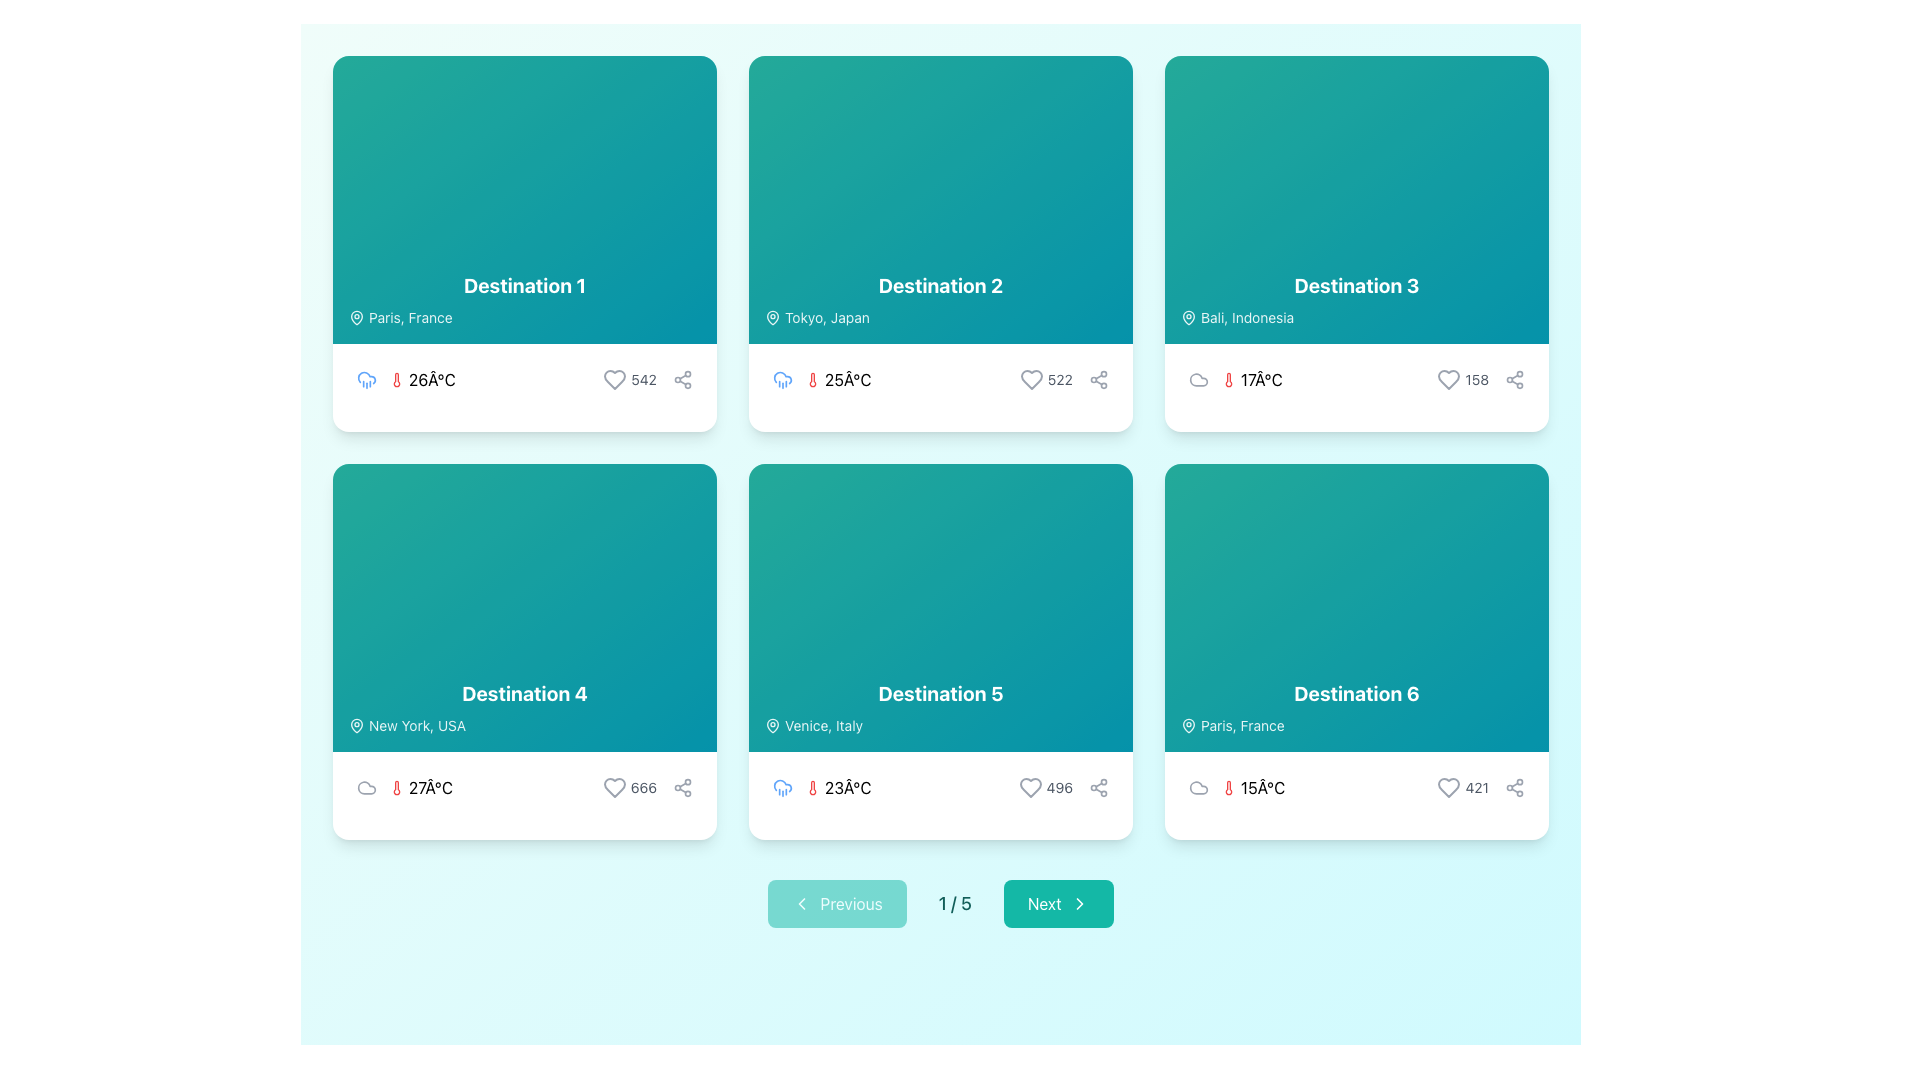 The image size is (1920, 1080). What do you see at coordinates (1058, 786) in the screenshot?
I see `numerical text label that displays '496', which is styled with a smaller font size and gray color, located to the right of a heart icon in the bottom-right section of the card labeled 'Destination 5'` at bounding box center [1058, 786].